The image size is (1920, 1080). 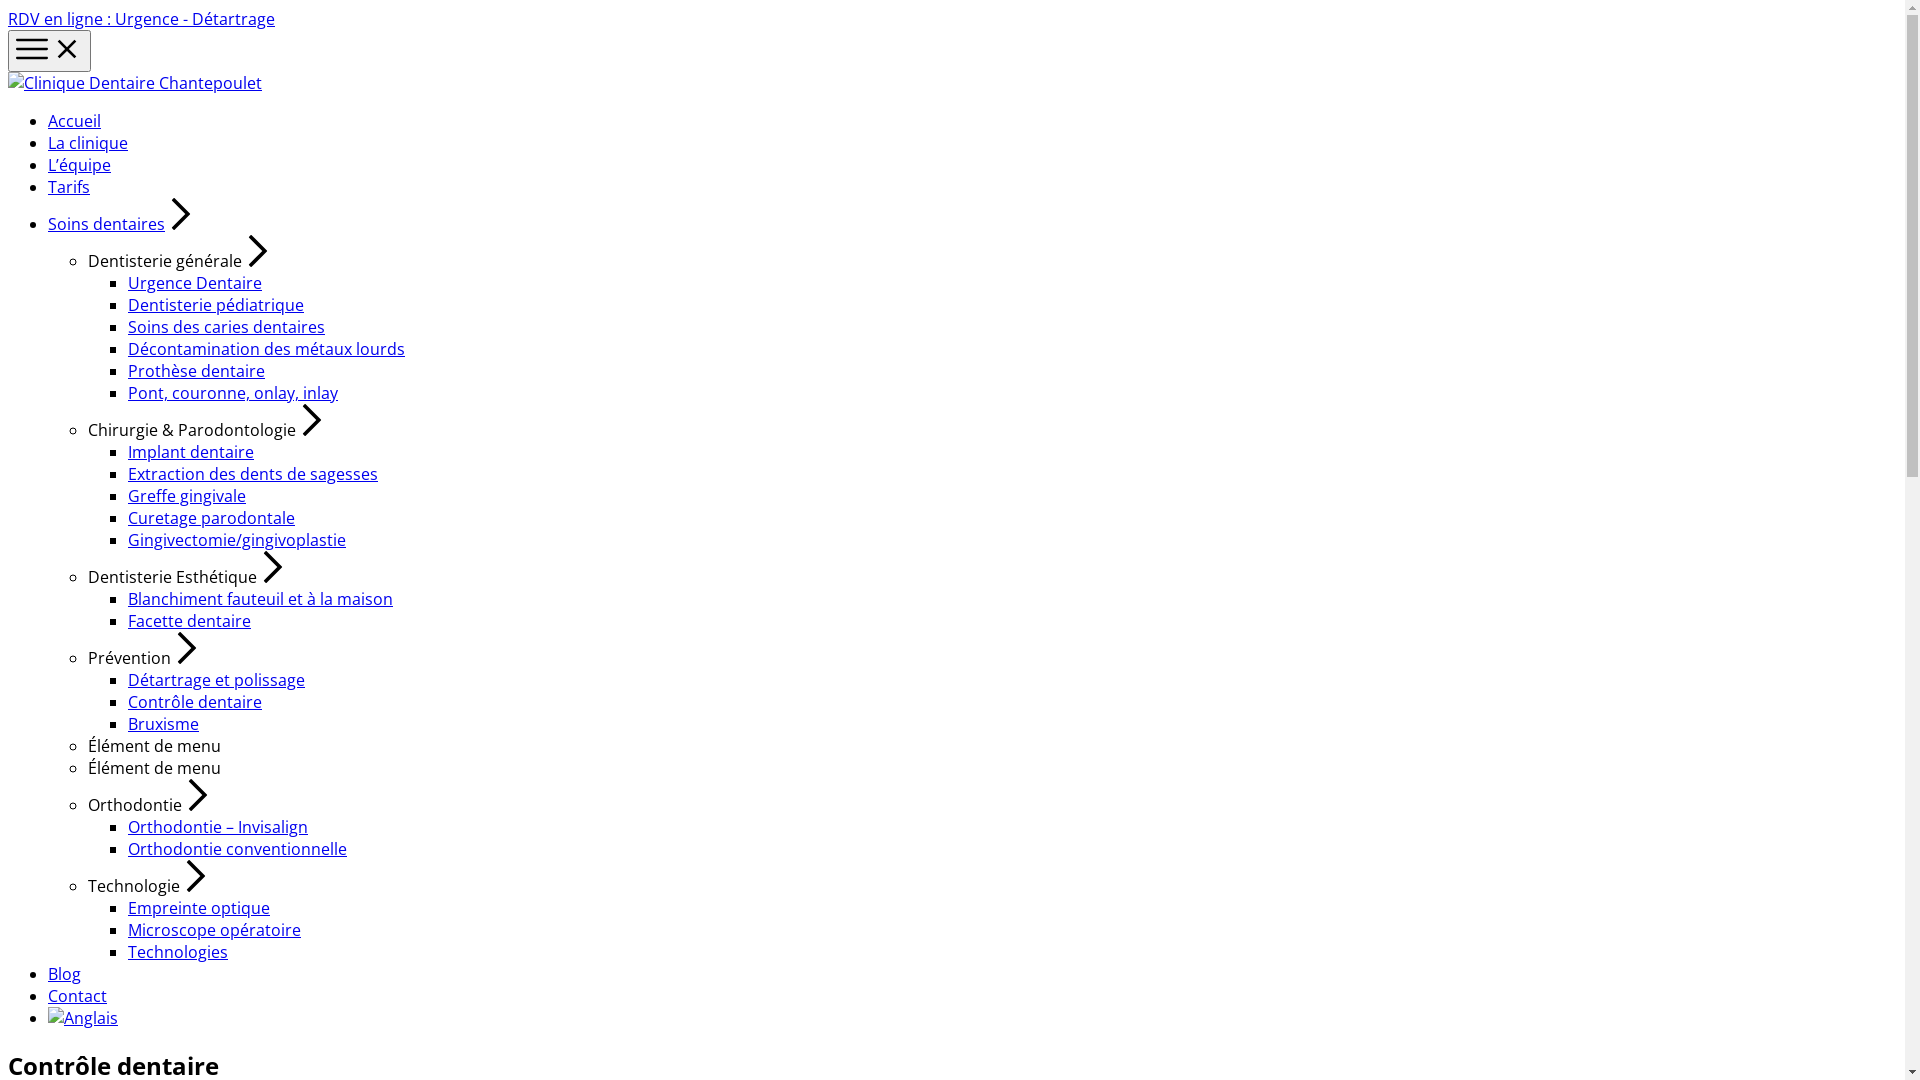 I want to click on 'Soins des caries dentaires', so click(x=226, y=326).